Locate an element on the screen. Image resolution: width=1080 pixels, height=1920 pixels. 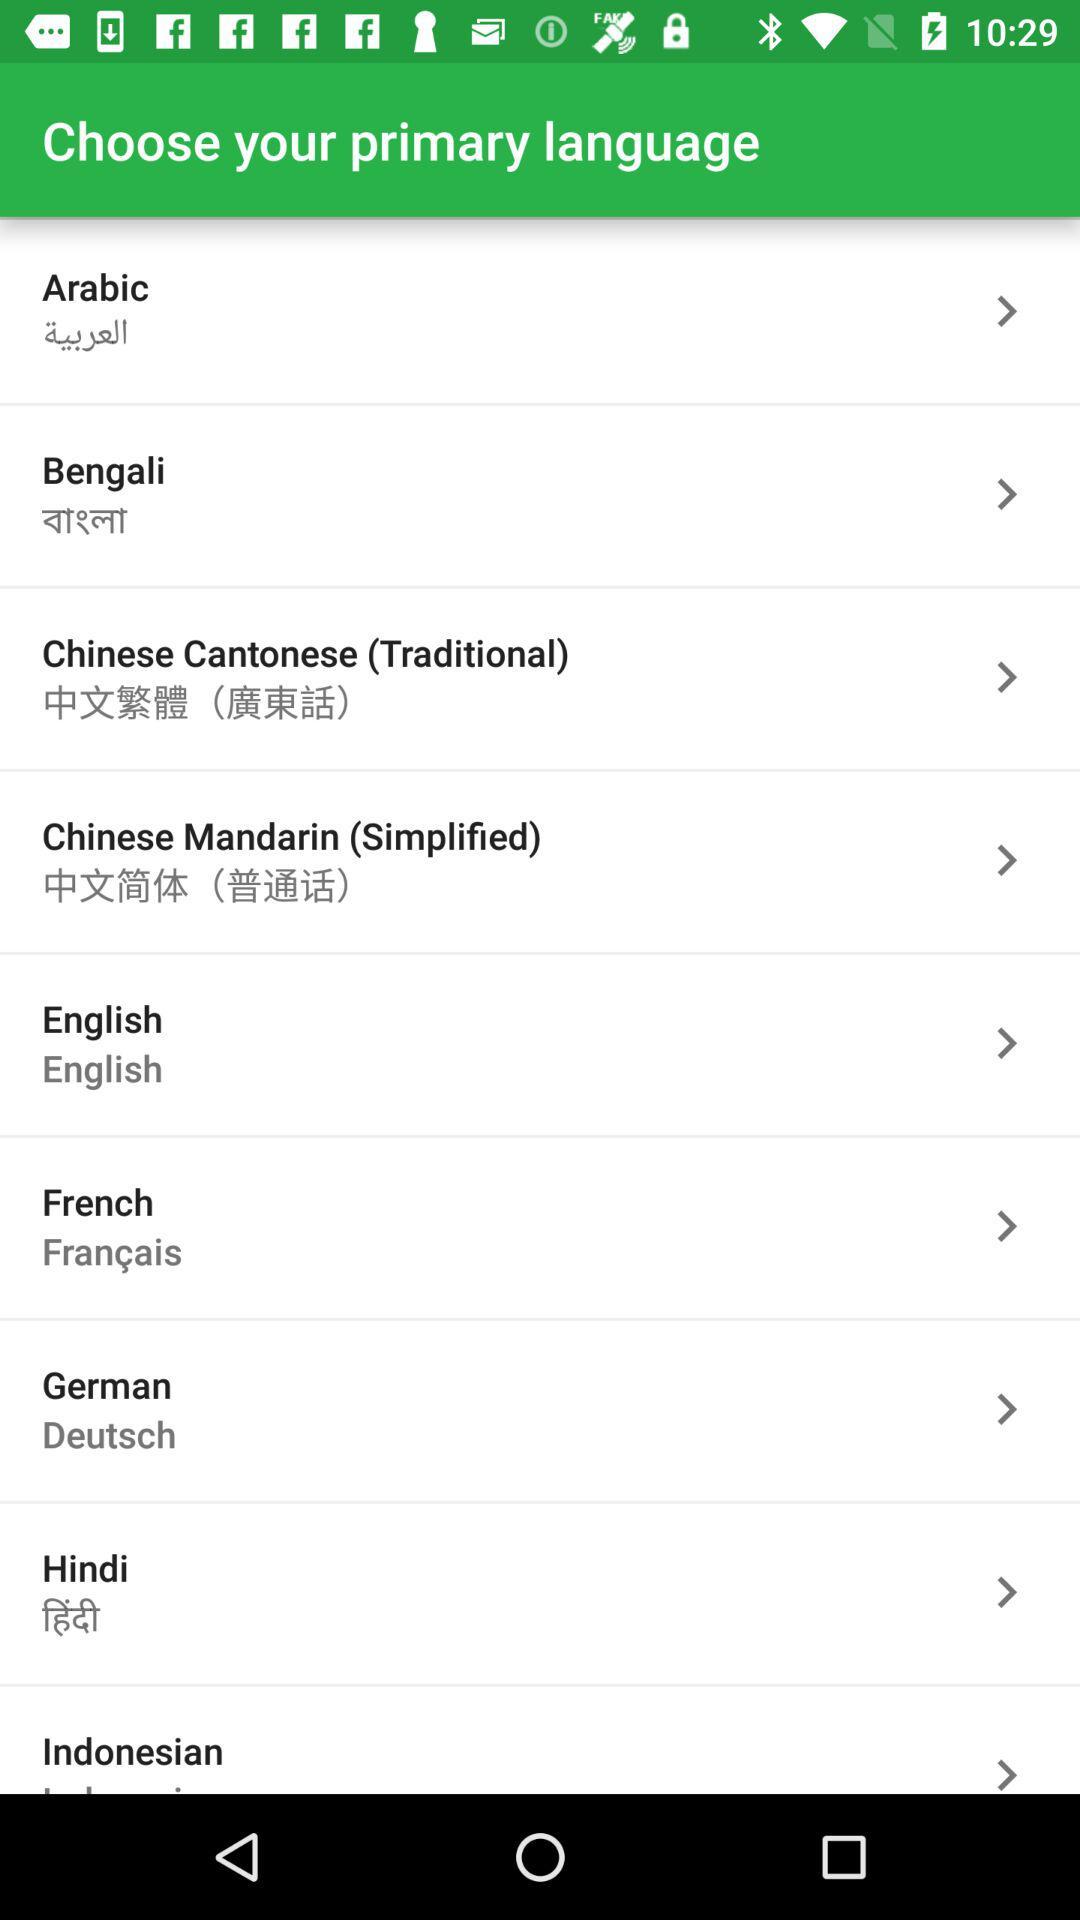
pick language option is located at coordinates (1017, 1042).